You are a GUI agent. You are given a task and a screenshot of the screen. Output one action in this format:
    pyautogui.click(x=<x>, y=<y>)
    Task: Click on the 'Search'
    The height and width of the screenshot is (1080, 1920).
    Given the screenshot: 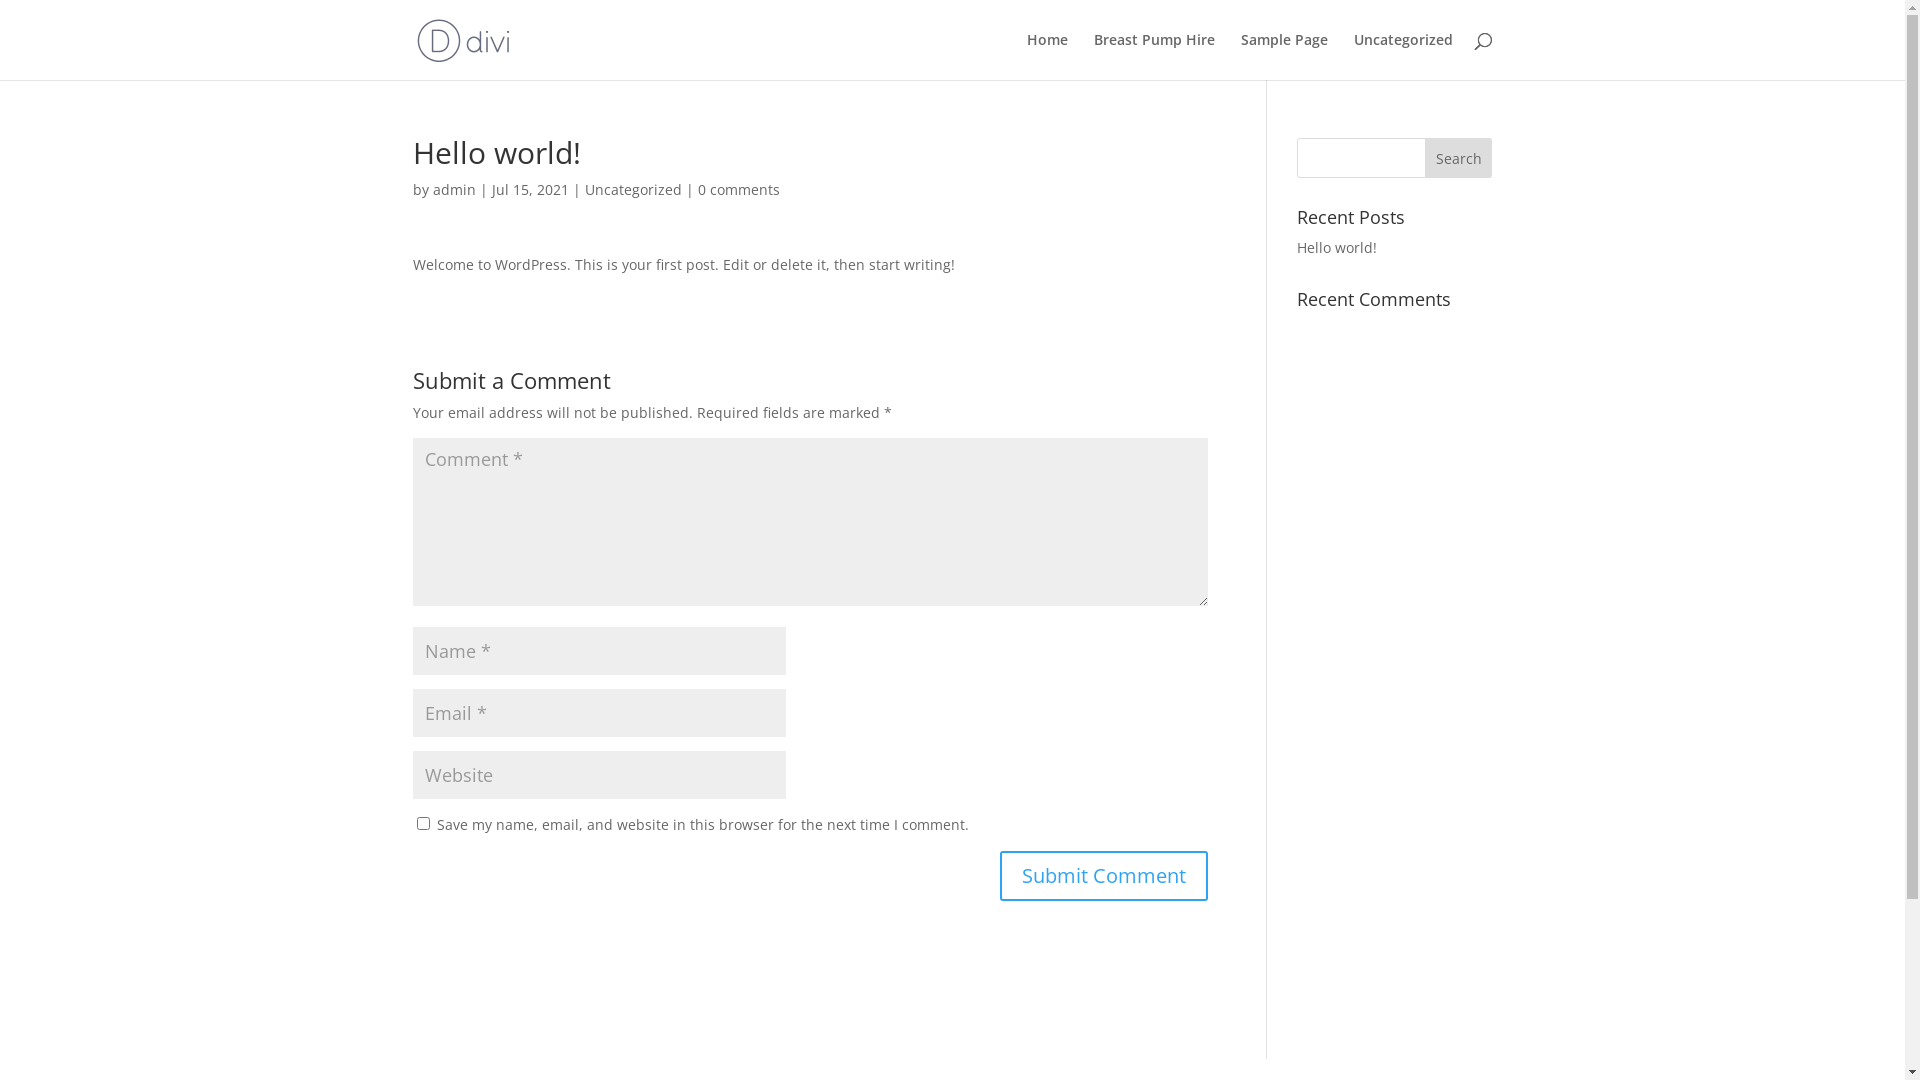 What is the action you would take?
    pyautogui.click(x=1459, y=157)
    